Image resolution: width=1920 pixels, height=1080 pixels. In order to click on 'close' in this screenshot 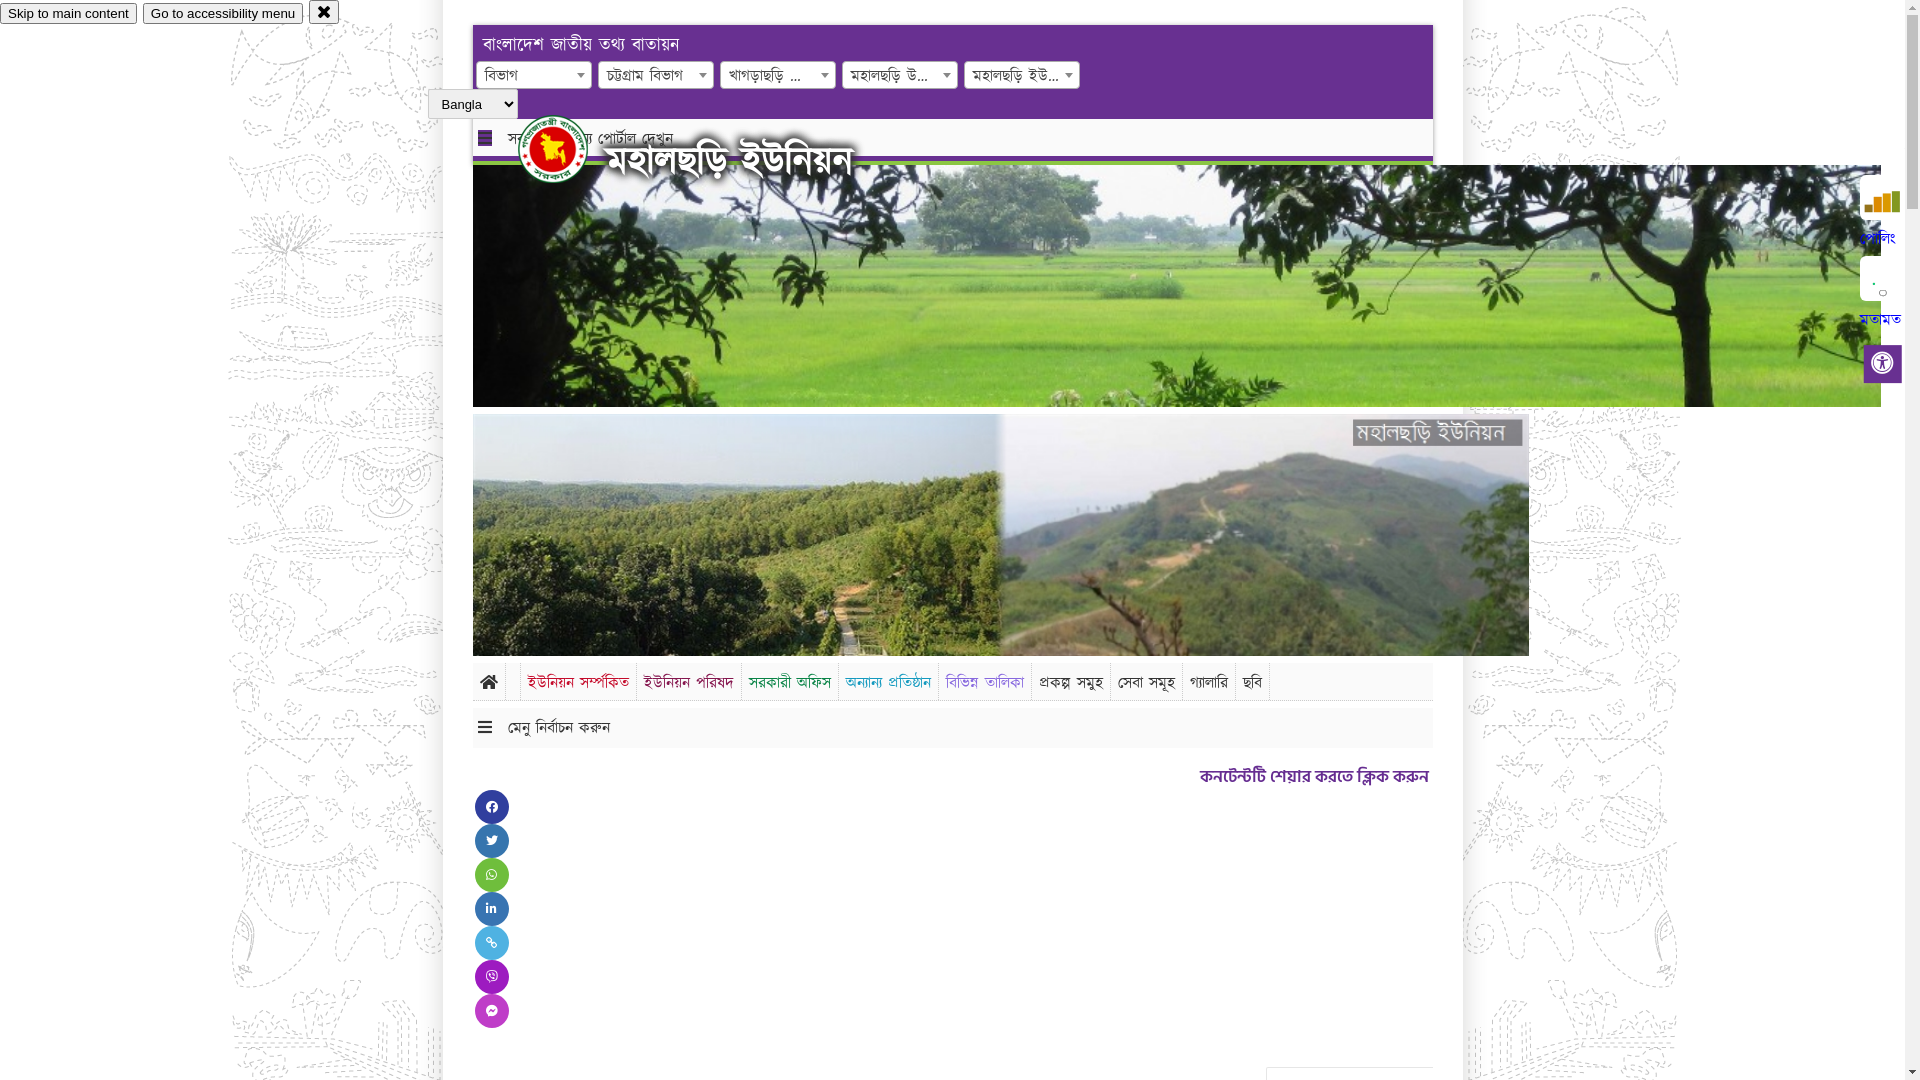, I will do `click(324, 11)`.